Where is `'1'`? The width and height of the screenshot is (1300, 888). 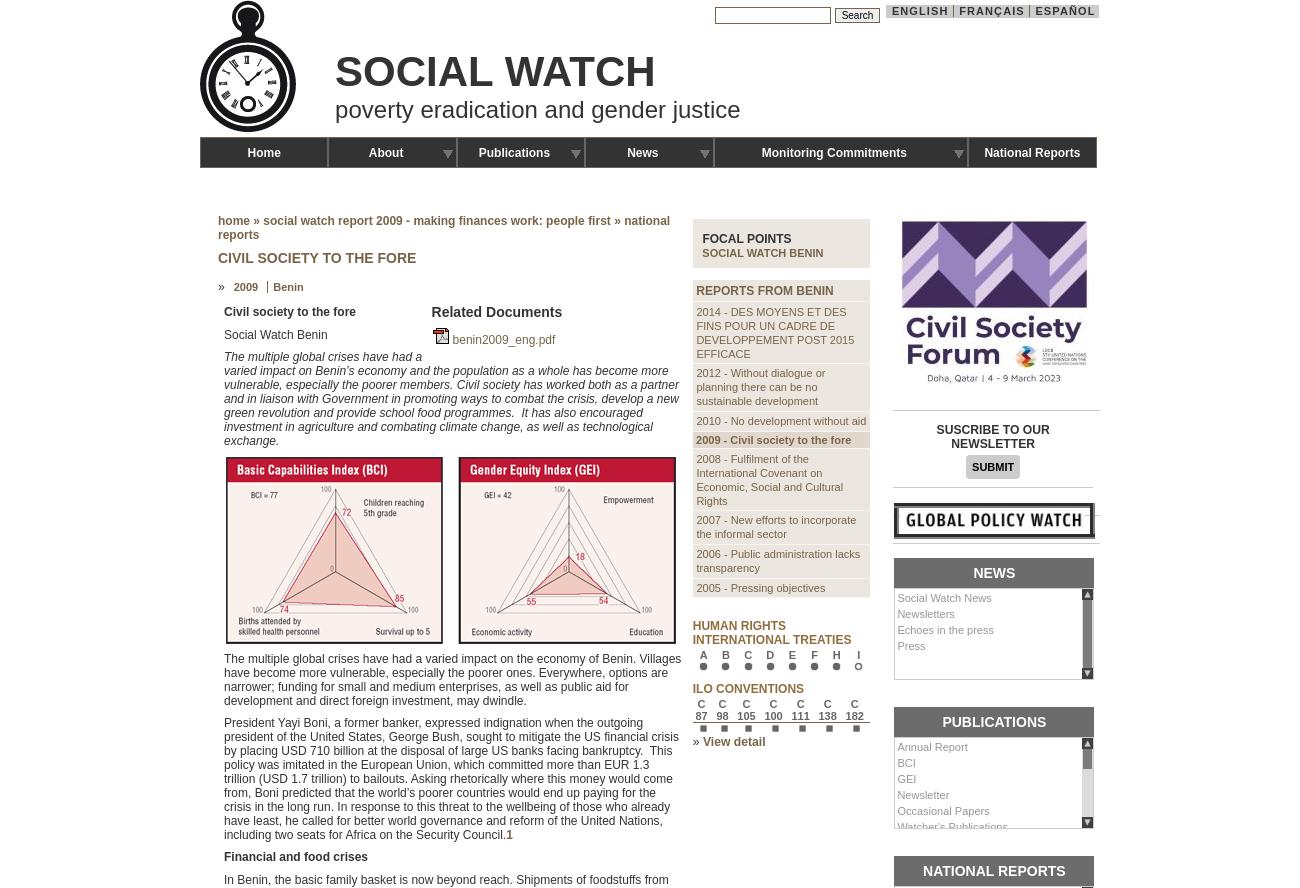
'1' is located at coordinates (508, 833).